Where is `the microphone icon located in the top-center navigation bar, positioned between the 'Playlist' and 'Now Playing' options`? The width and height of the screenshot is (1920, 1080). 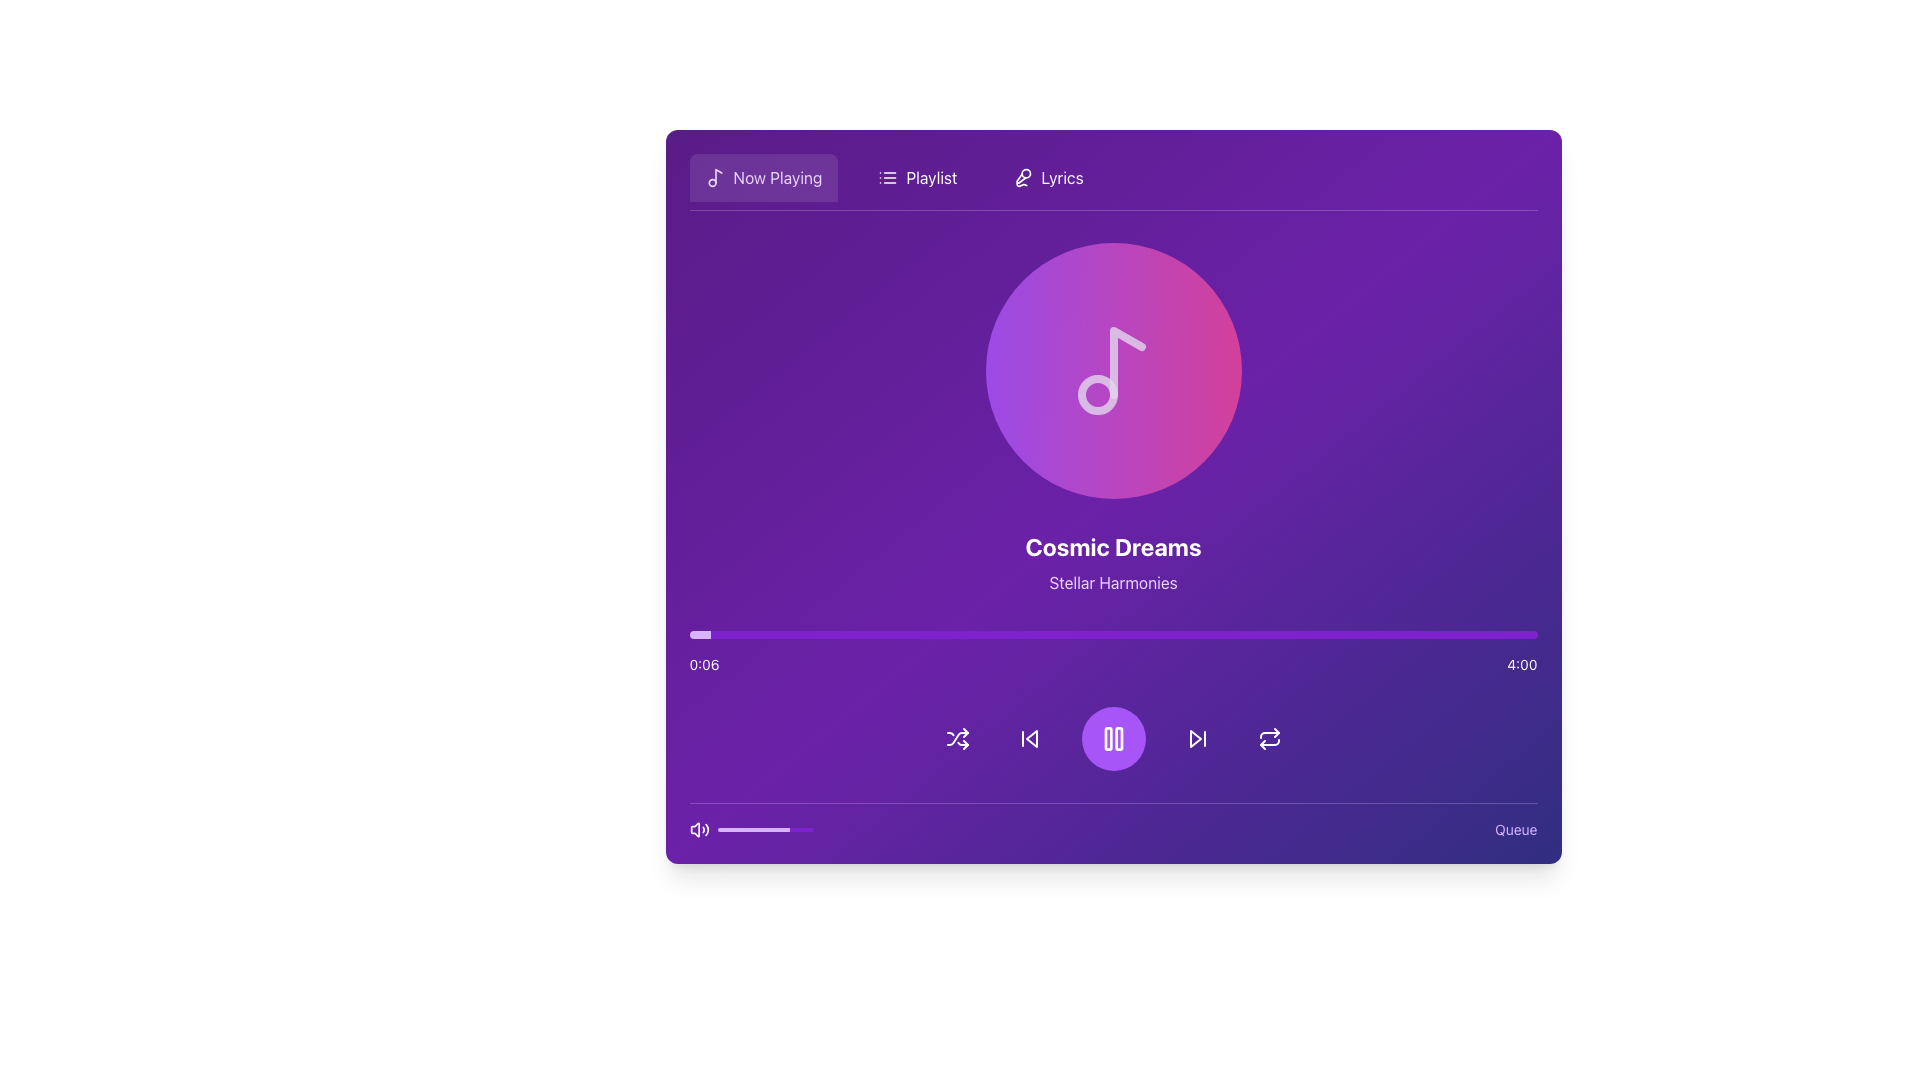
the microphone icon located in the top-center navigation bar, positioned between the 'Playlist' and 'Now Playing' options is located at coordinates (1021, 177).